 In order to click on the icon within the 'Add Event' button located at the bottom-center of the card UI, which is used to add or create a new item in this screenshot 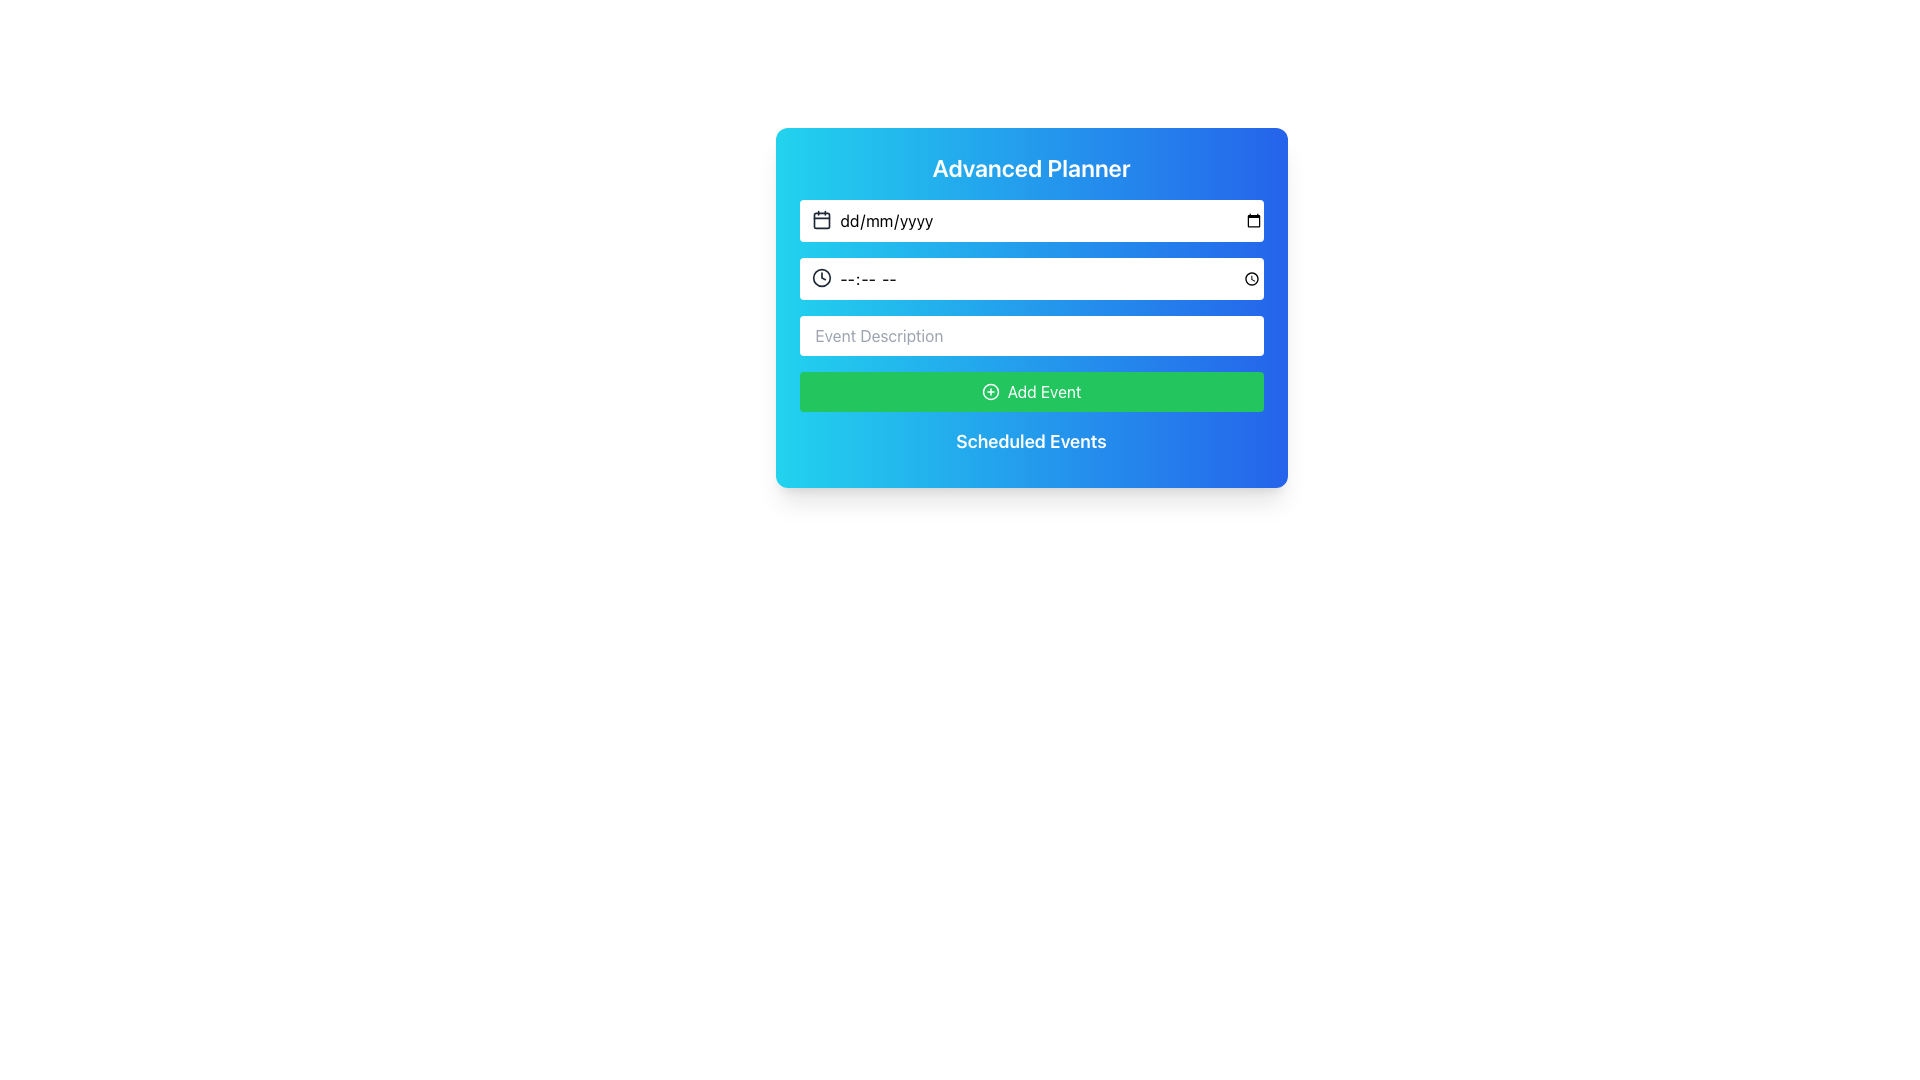, I will do `click(990, 392)`.